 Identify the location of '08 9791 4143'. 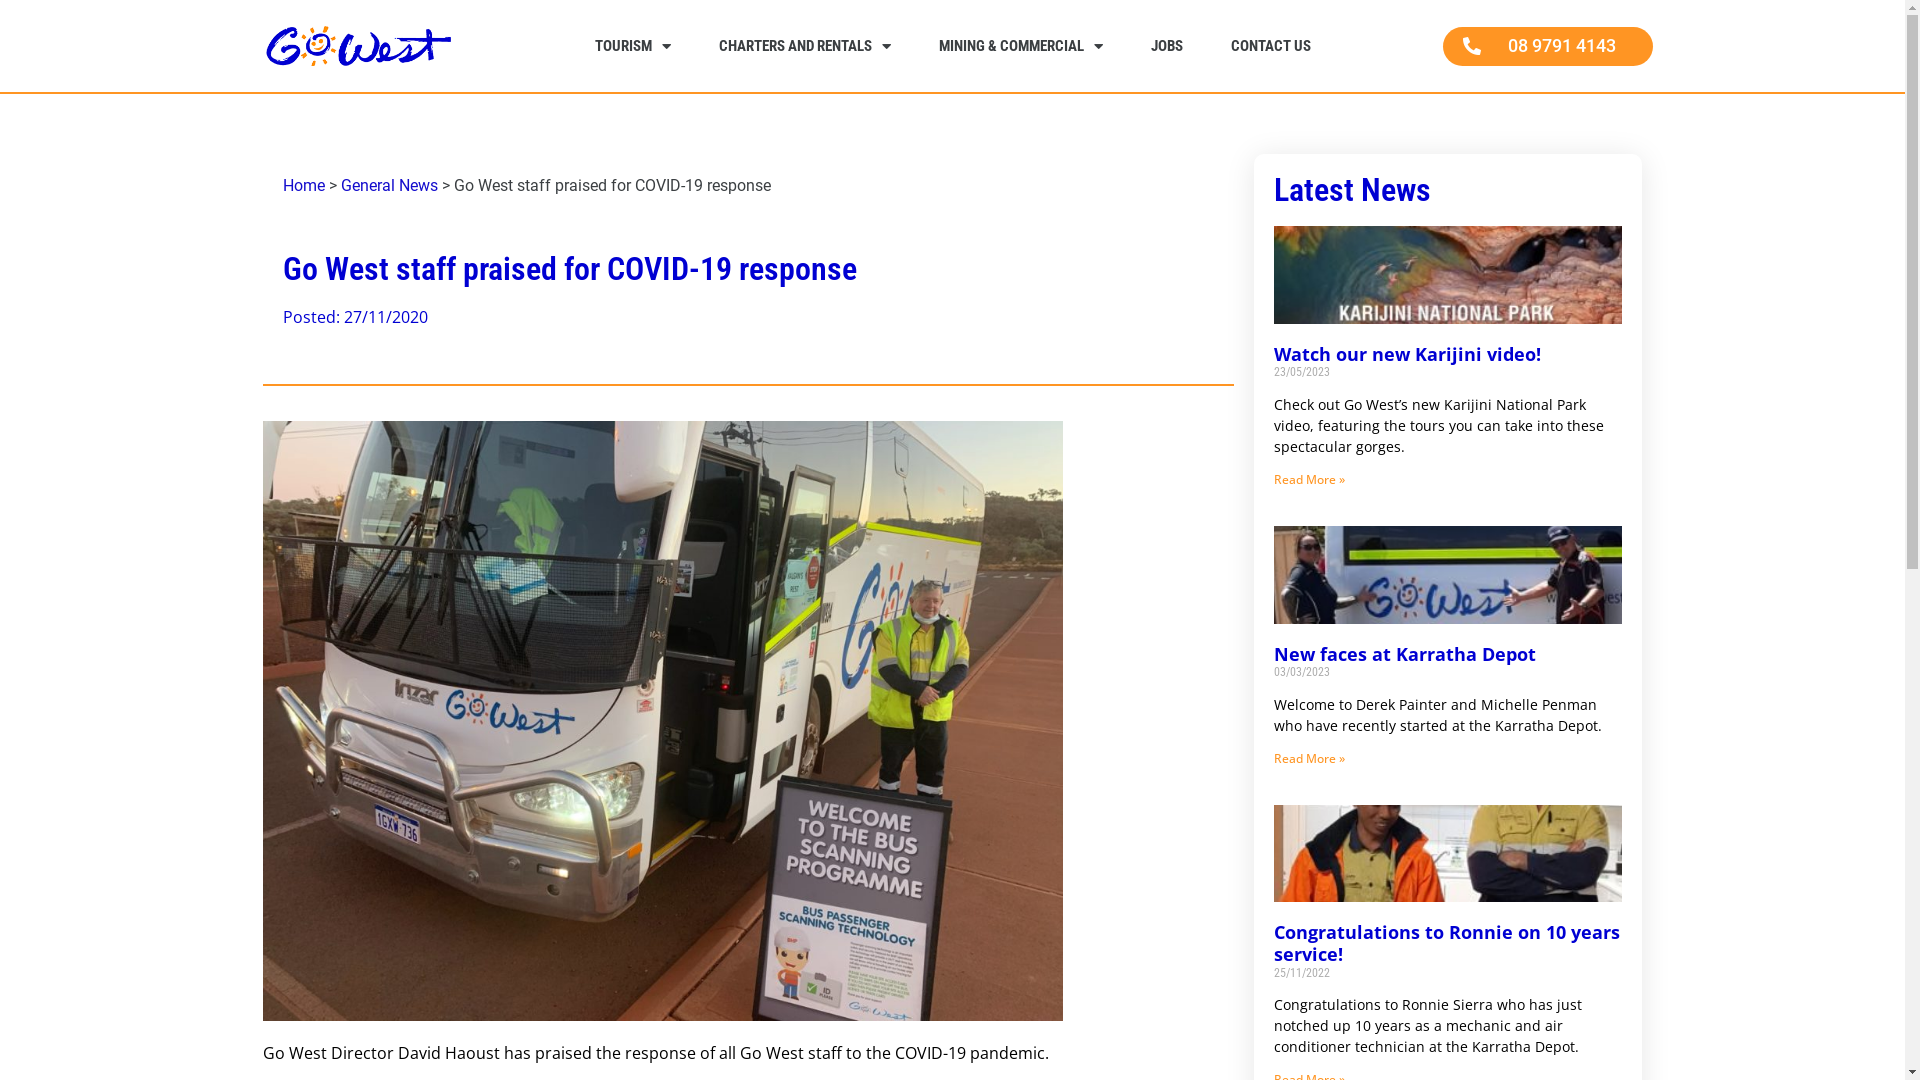
(1545, 45).